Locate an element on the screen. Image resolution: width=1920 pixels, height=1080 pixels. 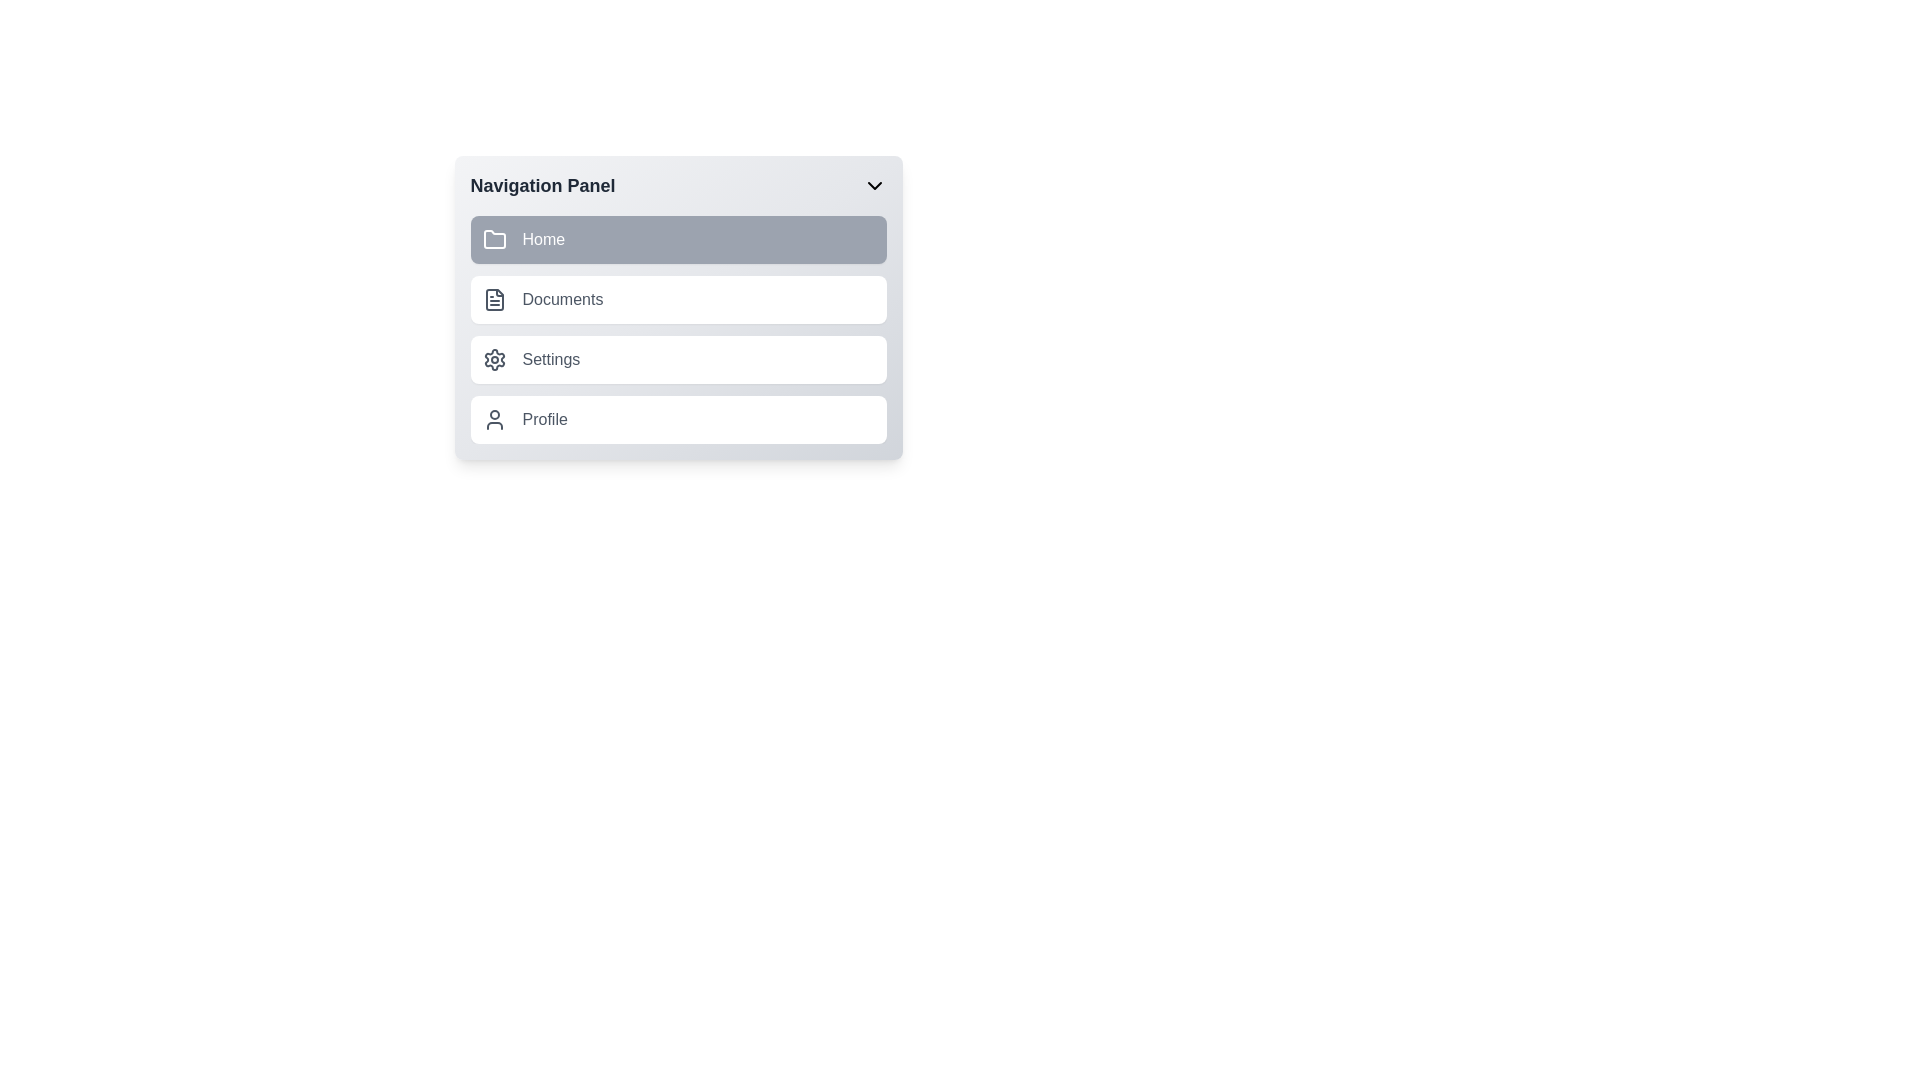
the user figure icon located in the 'Profile' row of the vertical navigation menu, positioned to the left of the 'Profile' label text is located at coordinates (494, 419).